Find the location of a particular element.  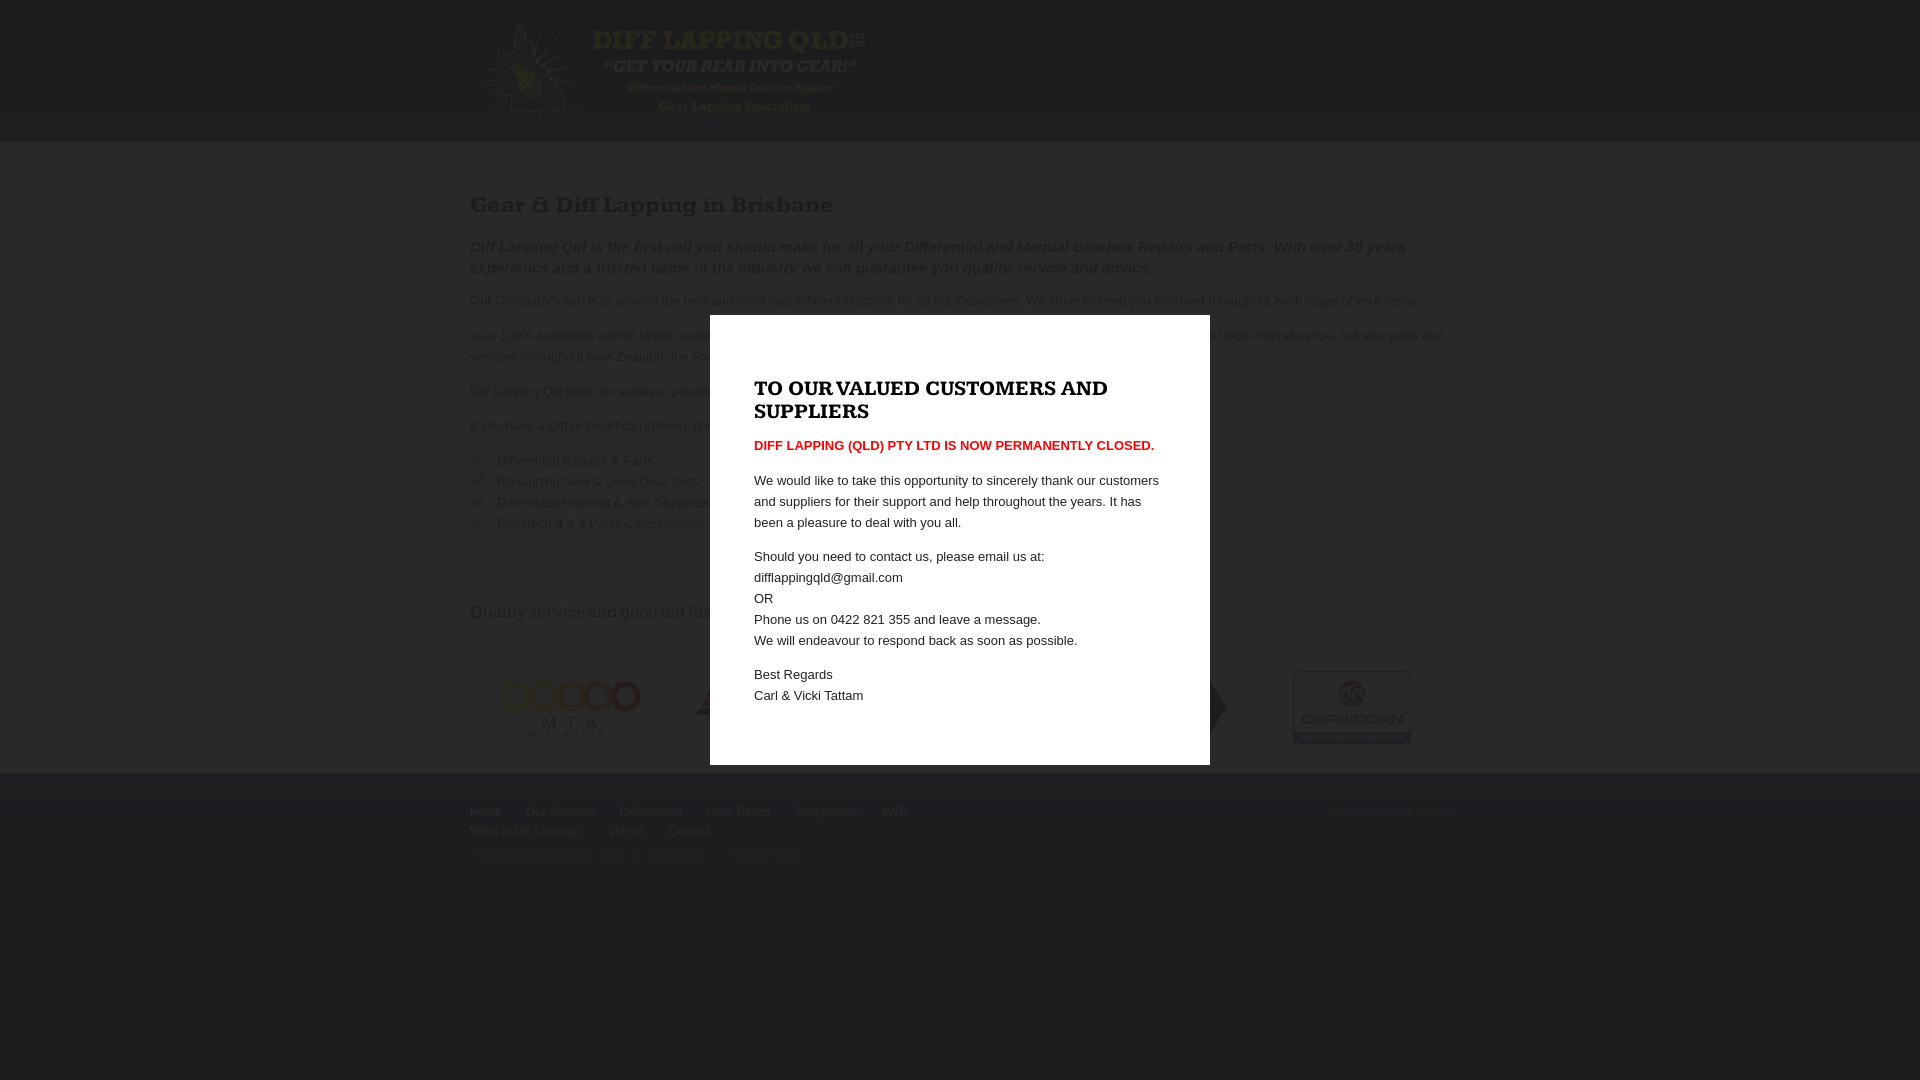

'Gear Ratios' is located at coordinates (738, 812).